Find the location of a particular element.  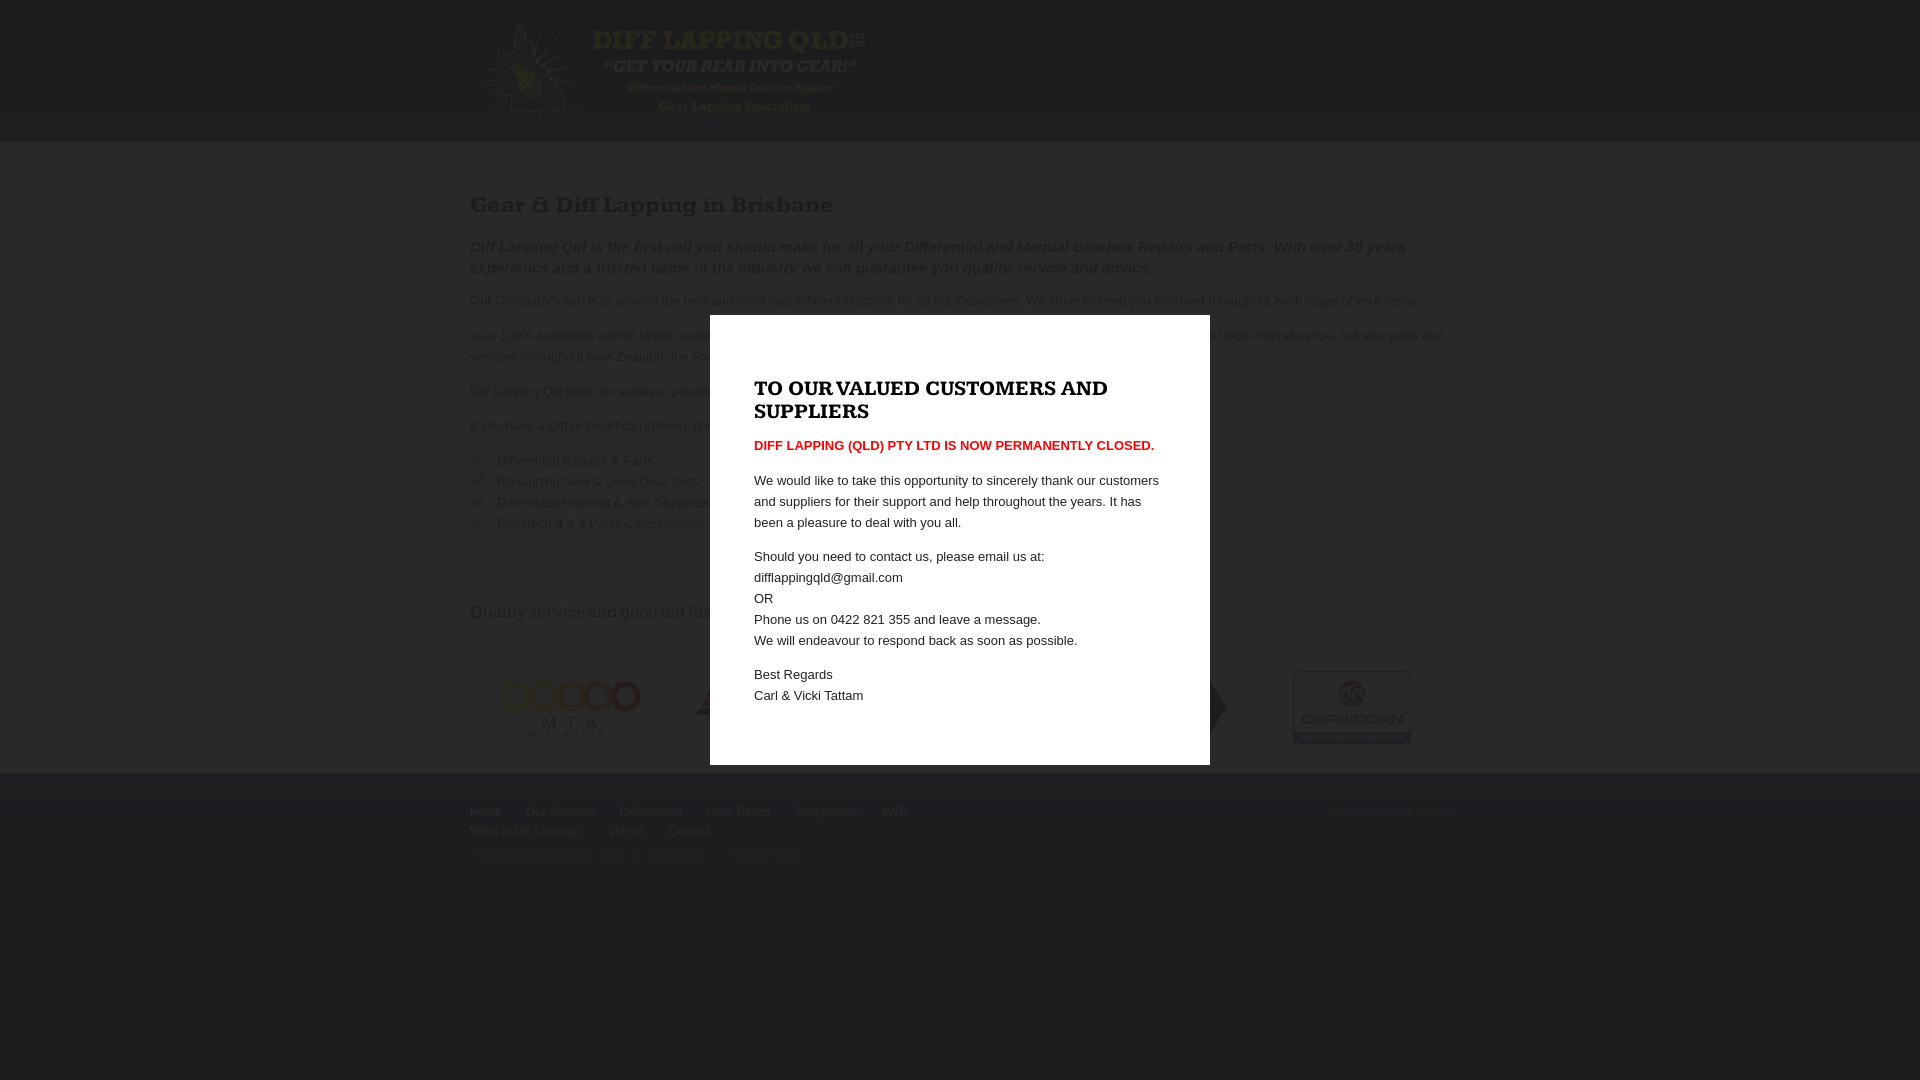

'Gear Ratios' is located at coordinates (738, 812).